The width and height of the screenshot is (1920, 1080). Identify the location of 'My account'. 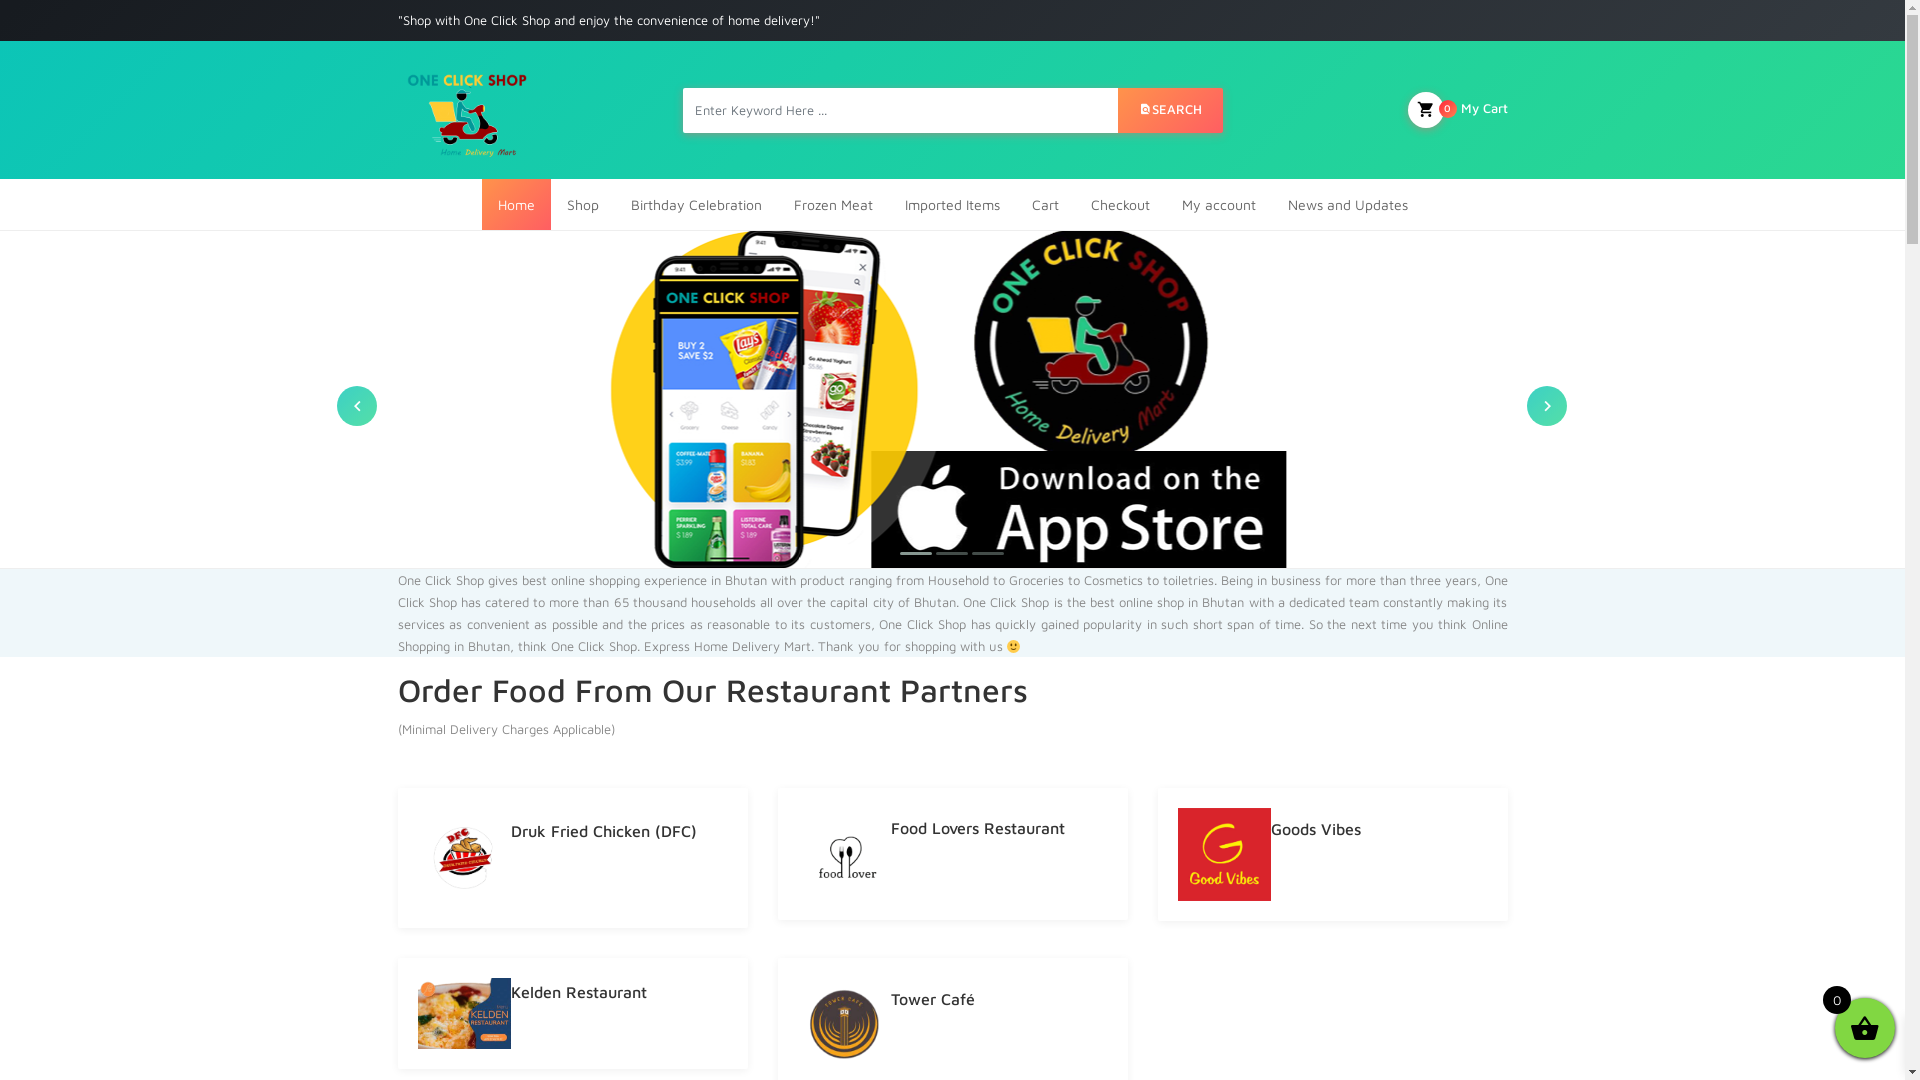
(1218, 204).